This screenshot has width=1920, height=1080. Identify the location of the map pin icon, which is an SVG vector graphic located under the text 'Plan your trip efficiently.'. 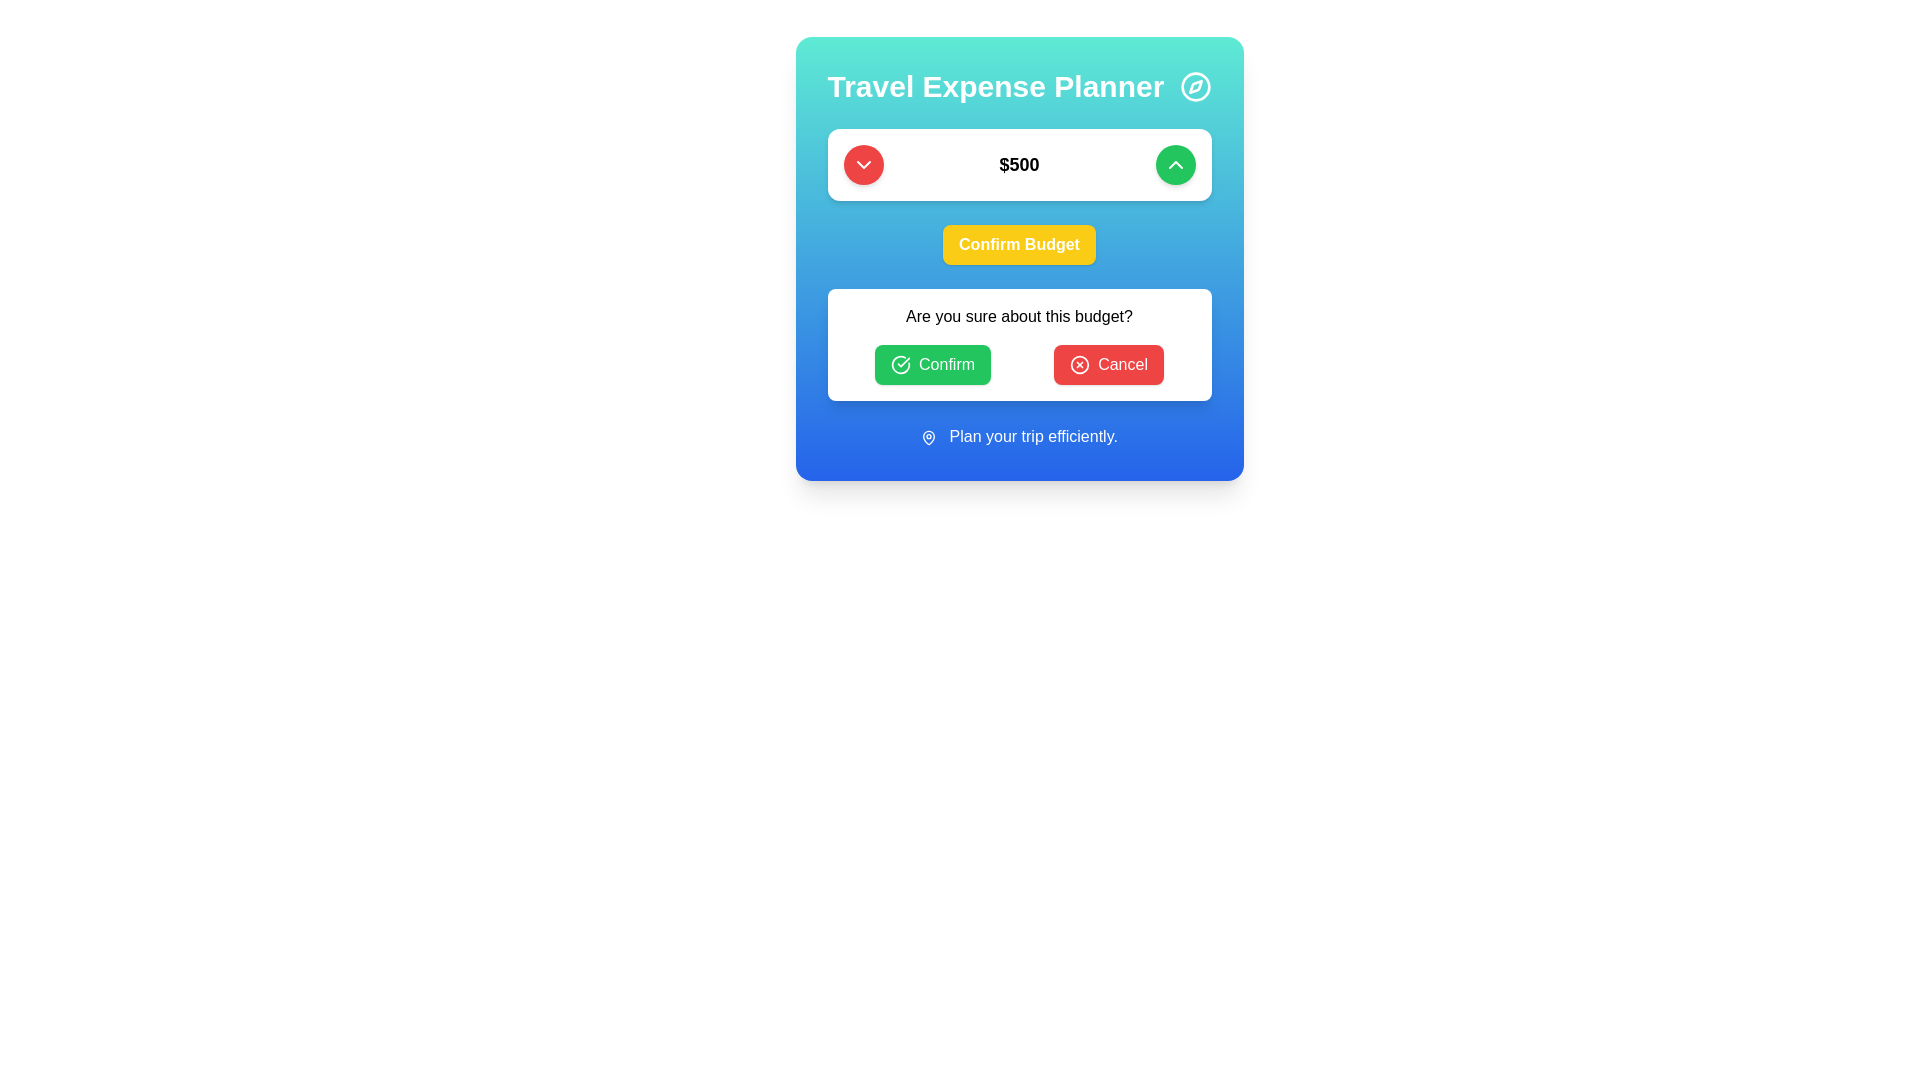
(928, 436).